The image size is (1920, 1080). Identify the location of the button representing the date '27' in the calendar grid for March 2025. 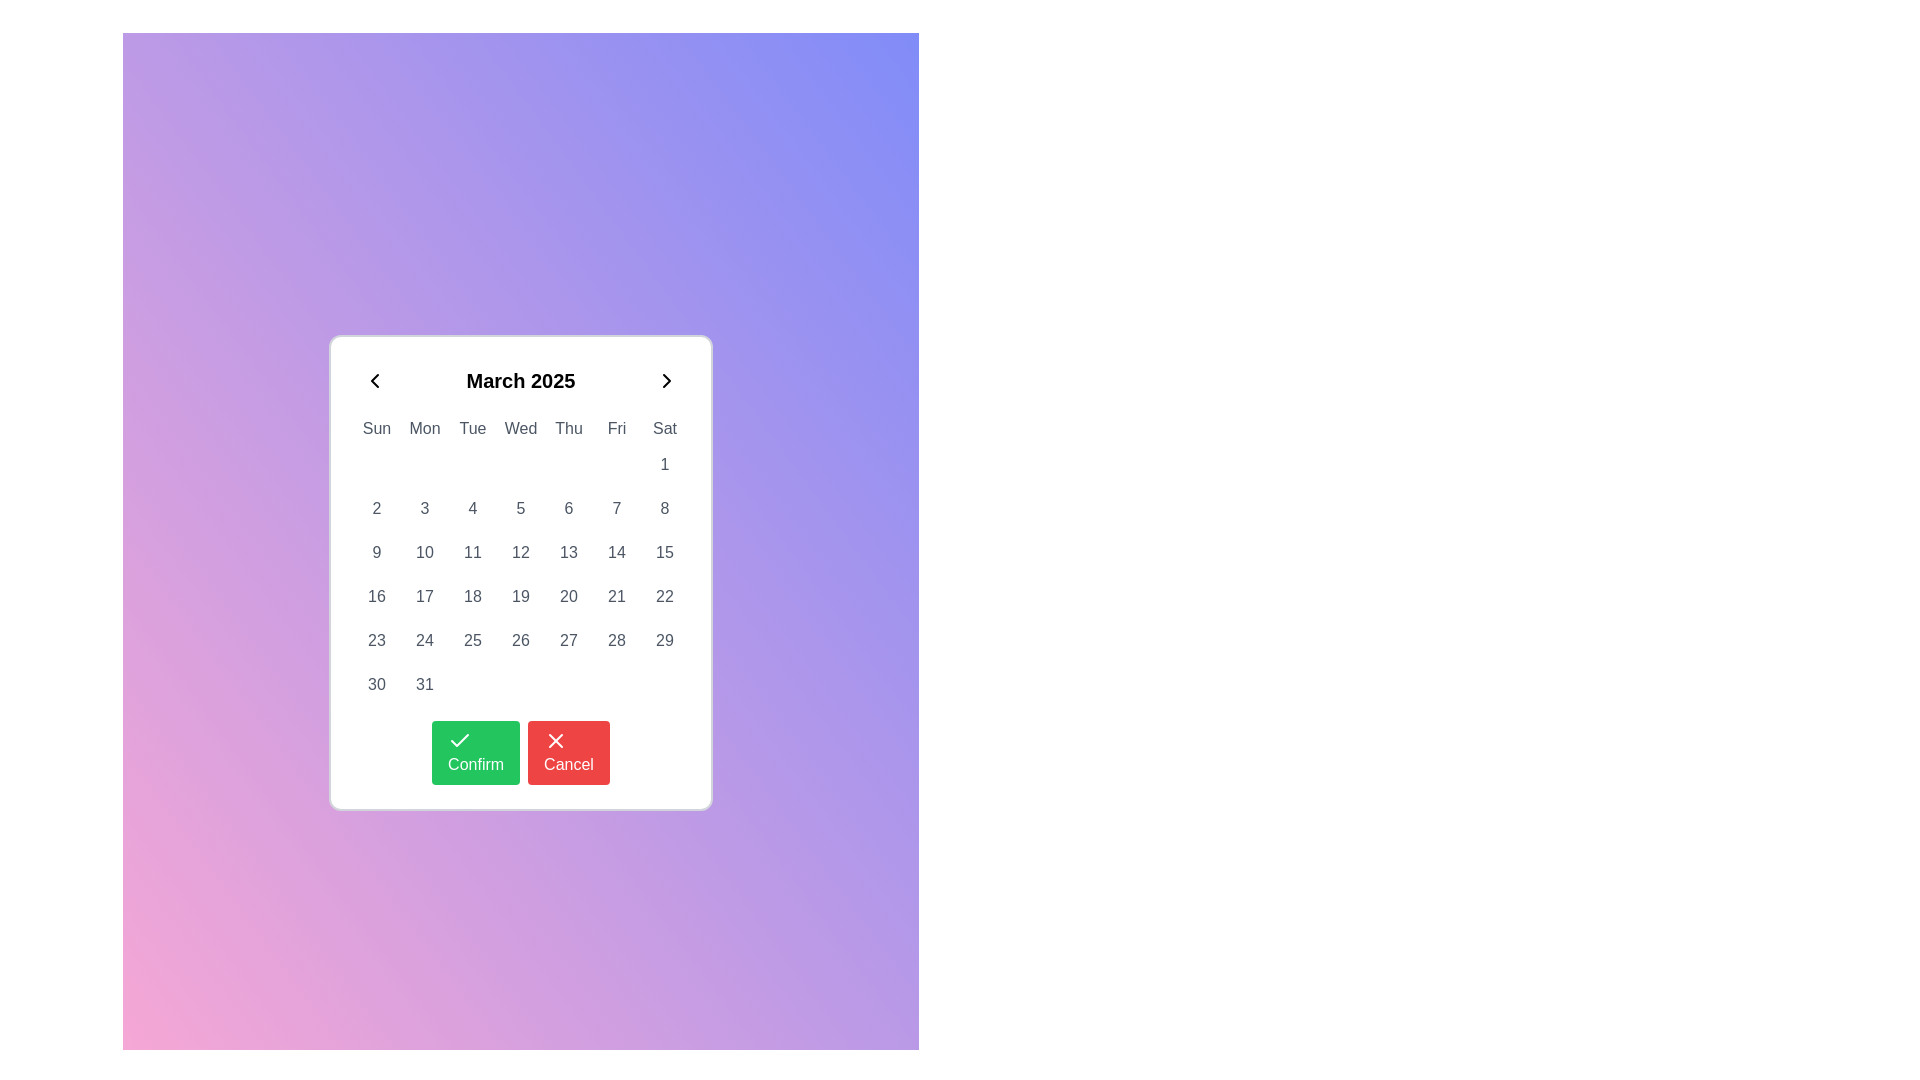
(568, 640).